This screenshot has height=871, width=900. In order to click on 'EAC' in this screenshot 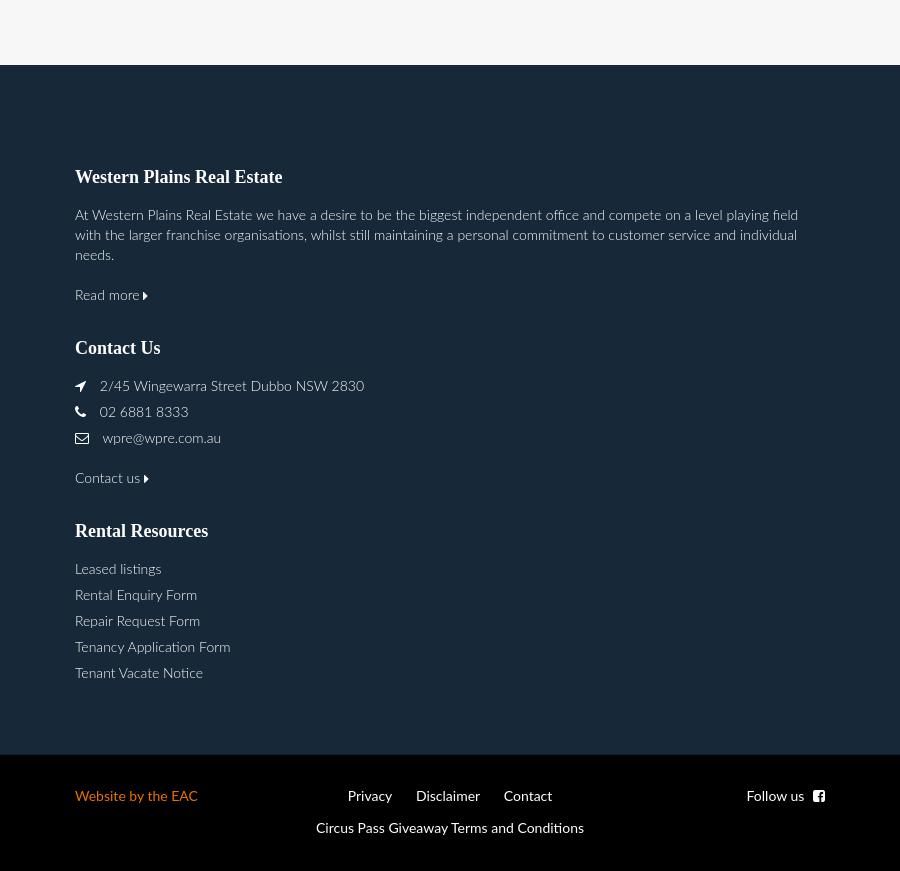, I will do `click(183, 796)`.